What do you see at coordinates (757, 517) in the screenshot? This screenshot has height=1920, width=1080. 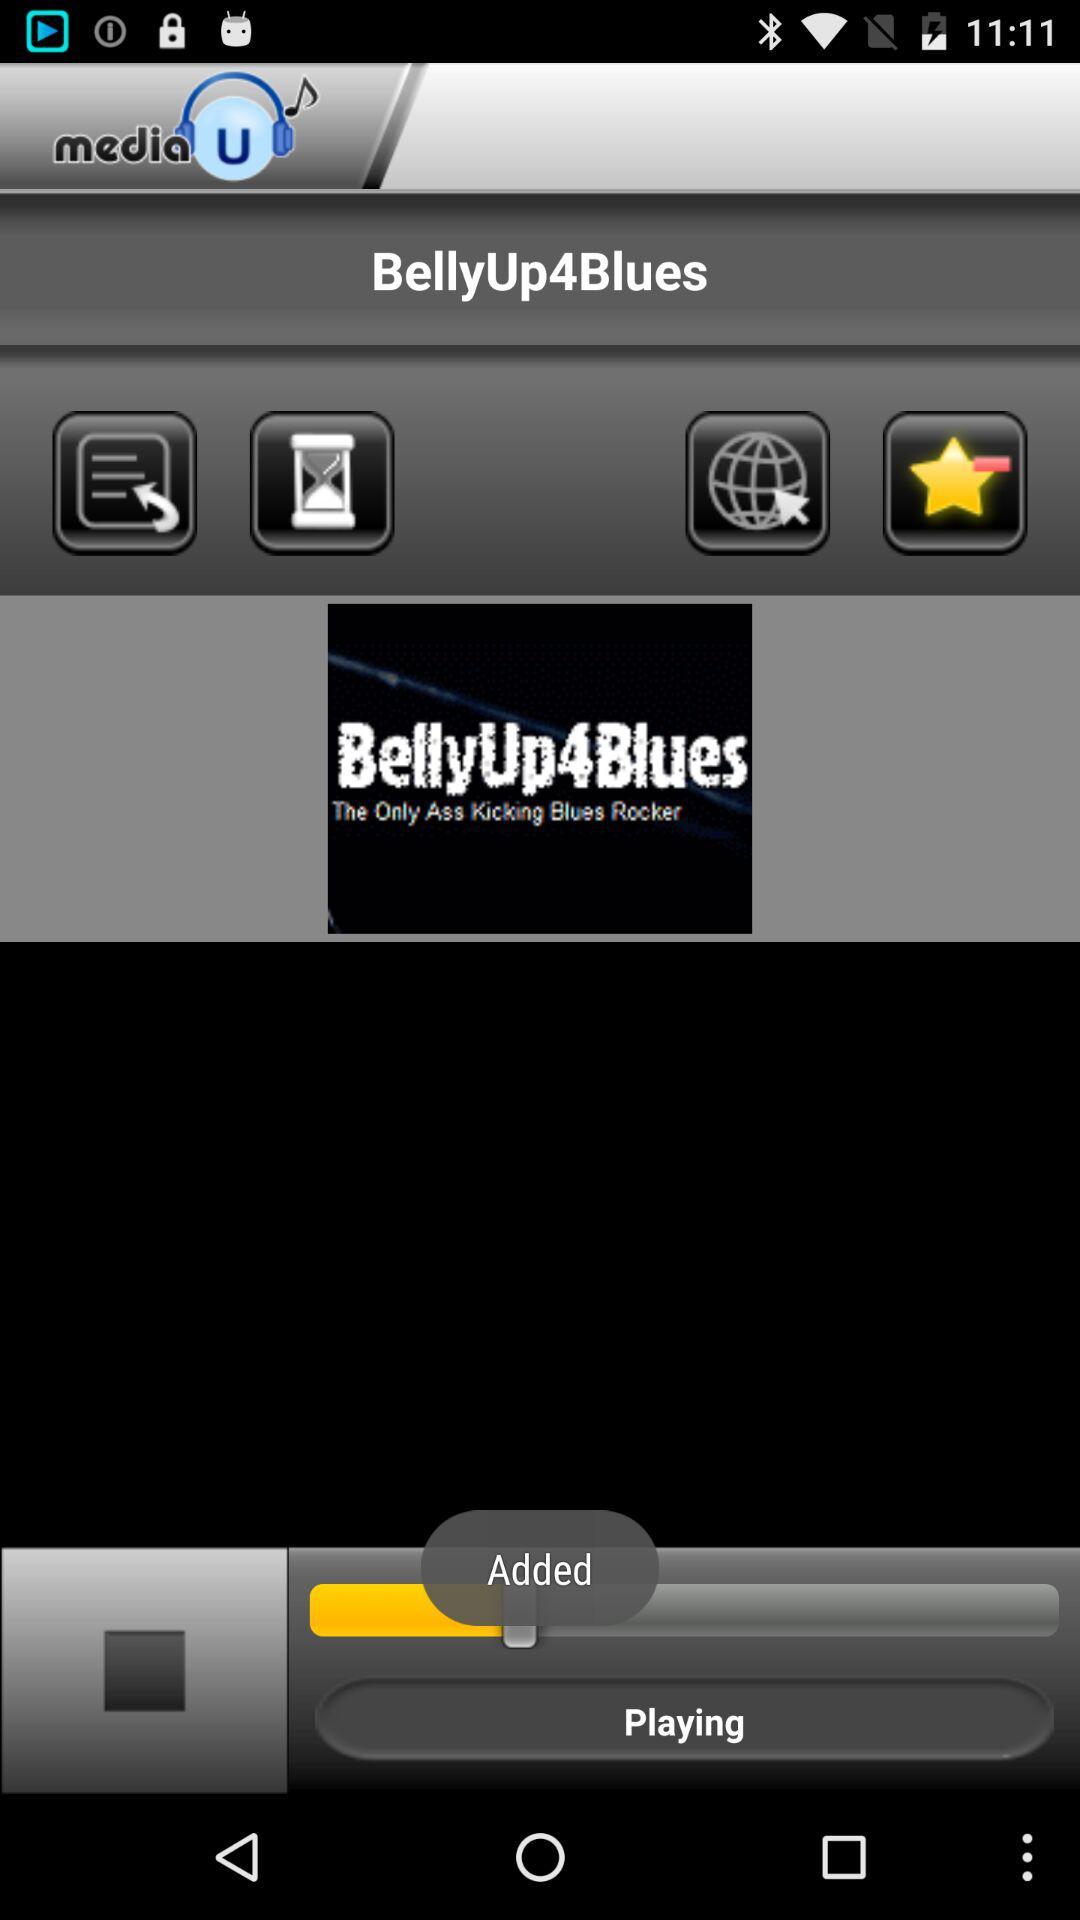 I see `the globe icon` at bounding box center [757, 517].